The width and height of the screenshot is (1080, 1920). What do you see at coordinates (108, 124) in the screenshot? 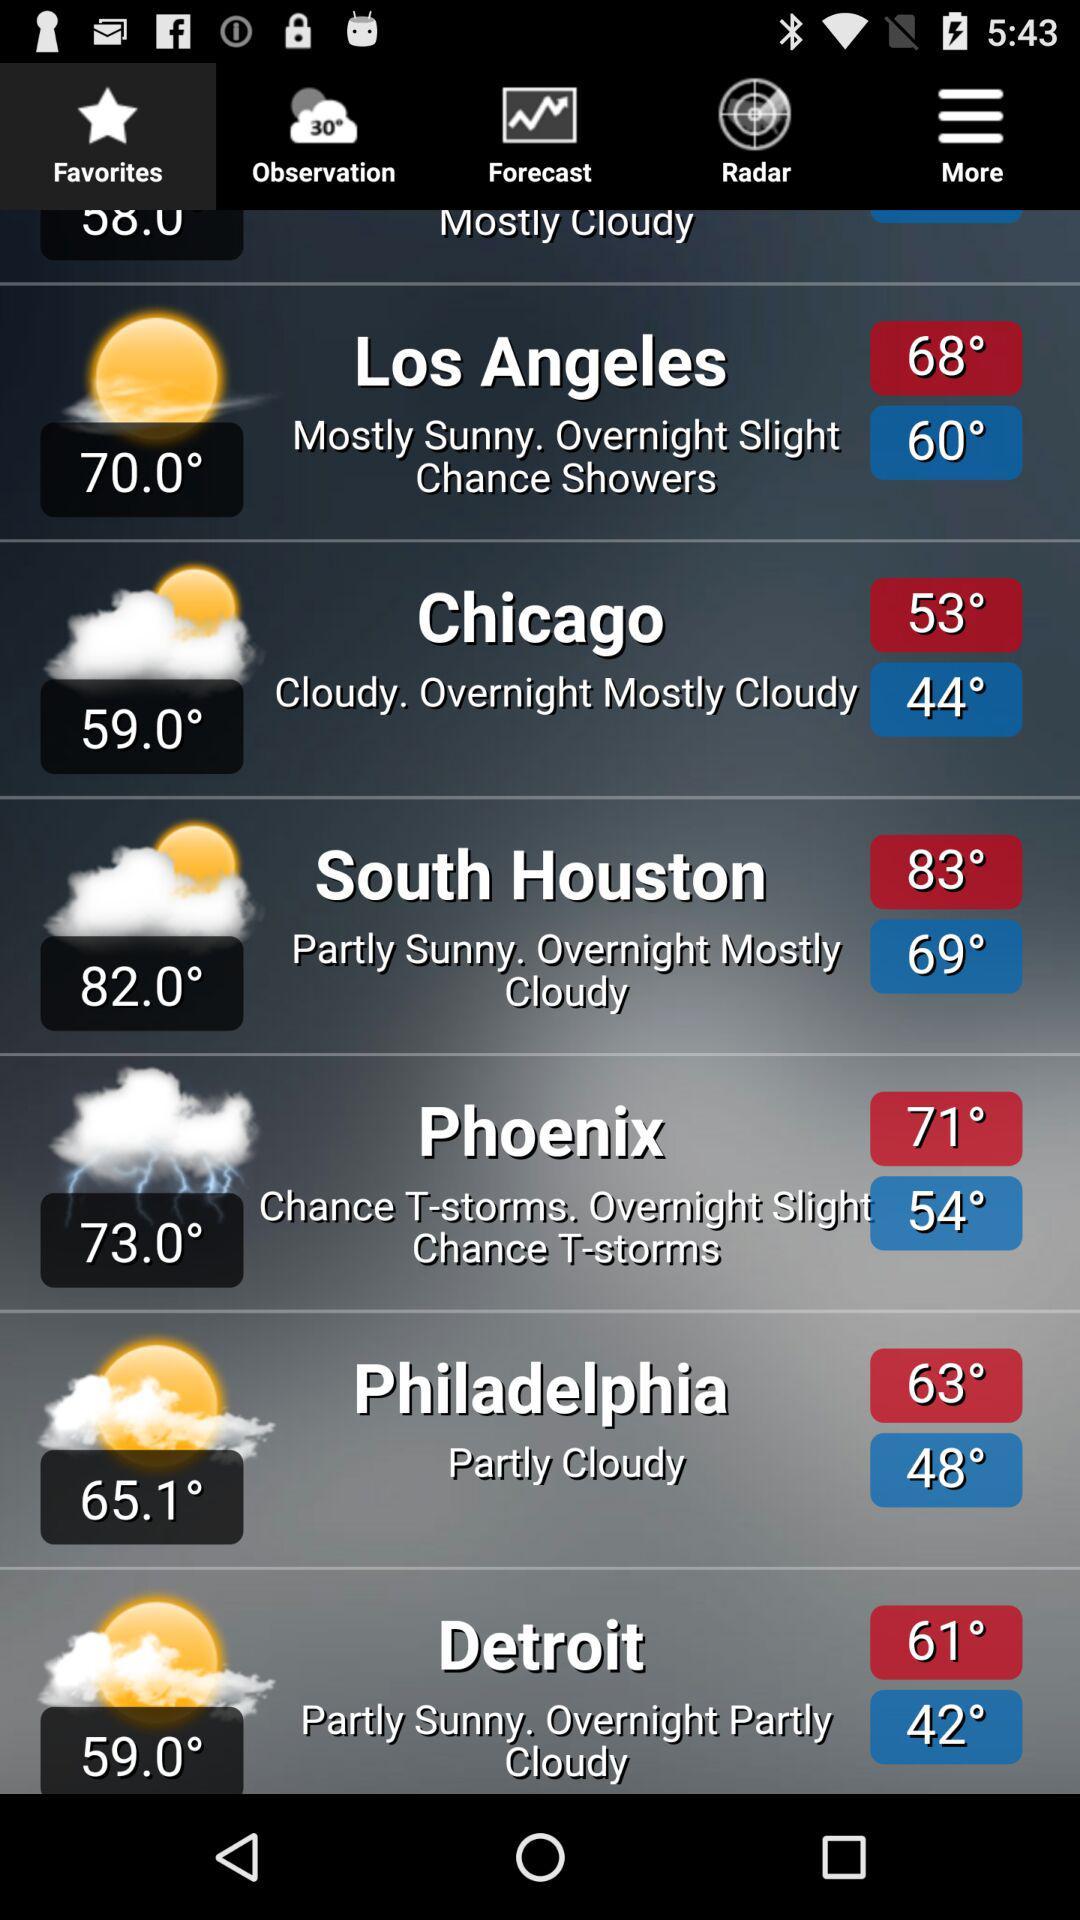
I see `the item to the left of the observation button` at bounding box center [108, 124].